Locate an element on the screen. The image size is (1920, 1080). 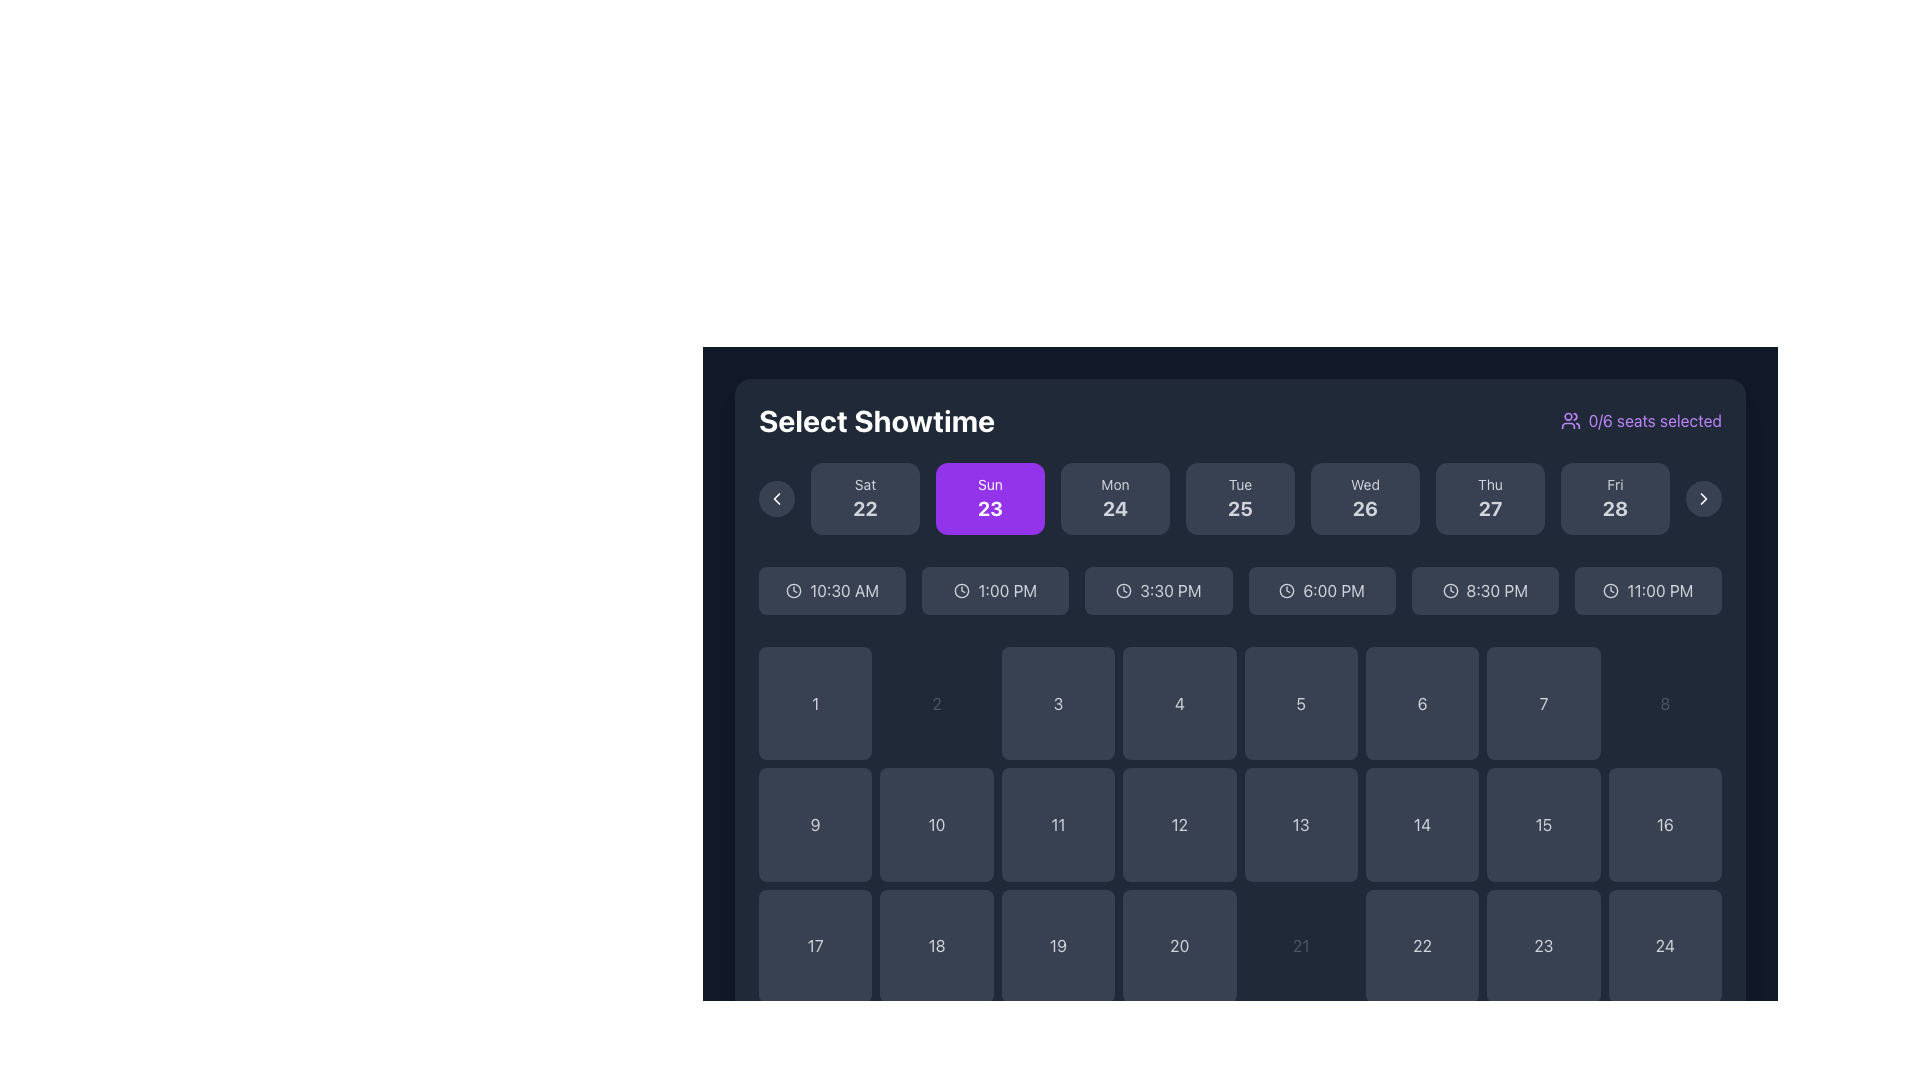
the small circular clock icon located to the left of the time label '10:30 AM', positioned within the row of selectable times under the purple-highlighted date 'Sun 23' is located at coordinates (793, 589).